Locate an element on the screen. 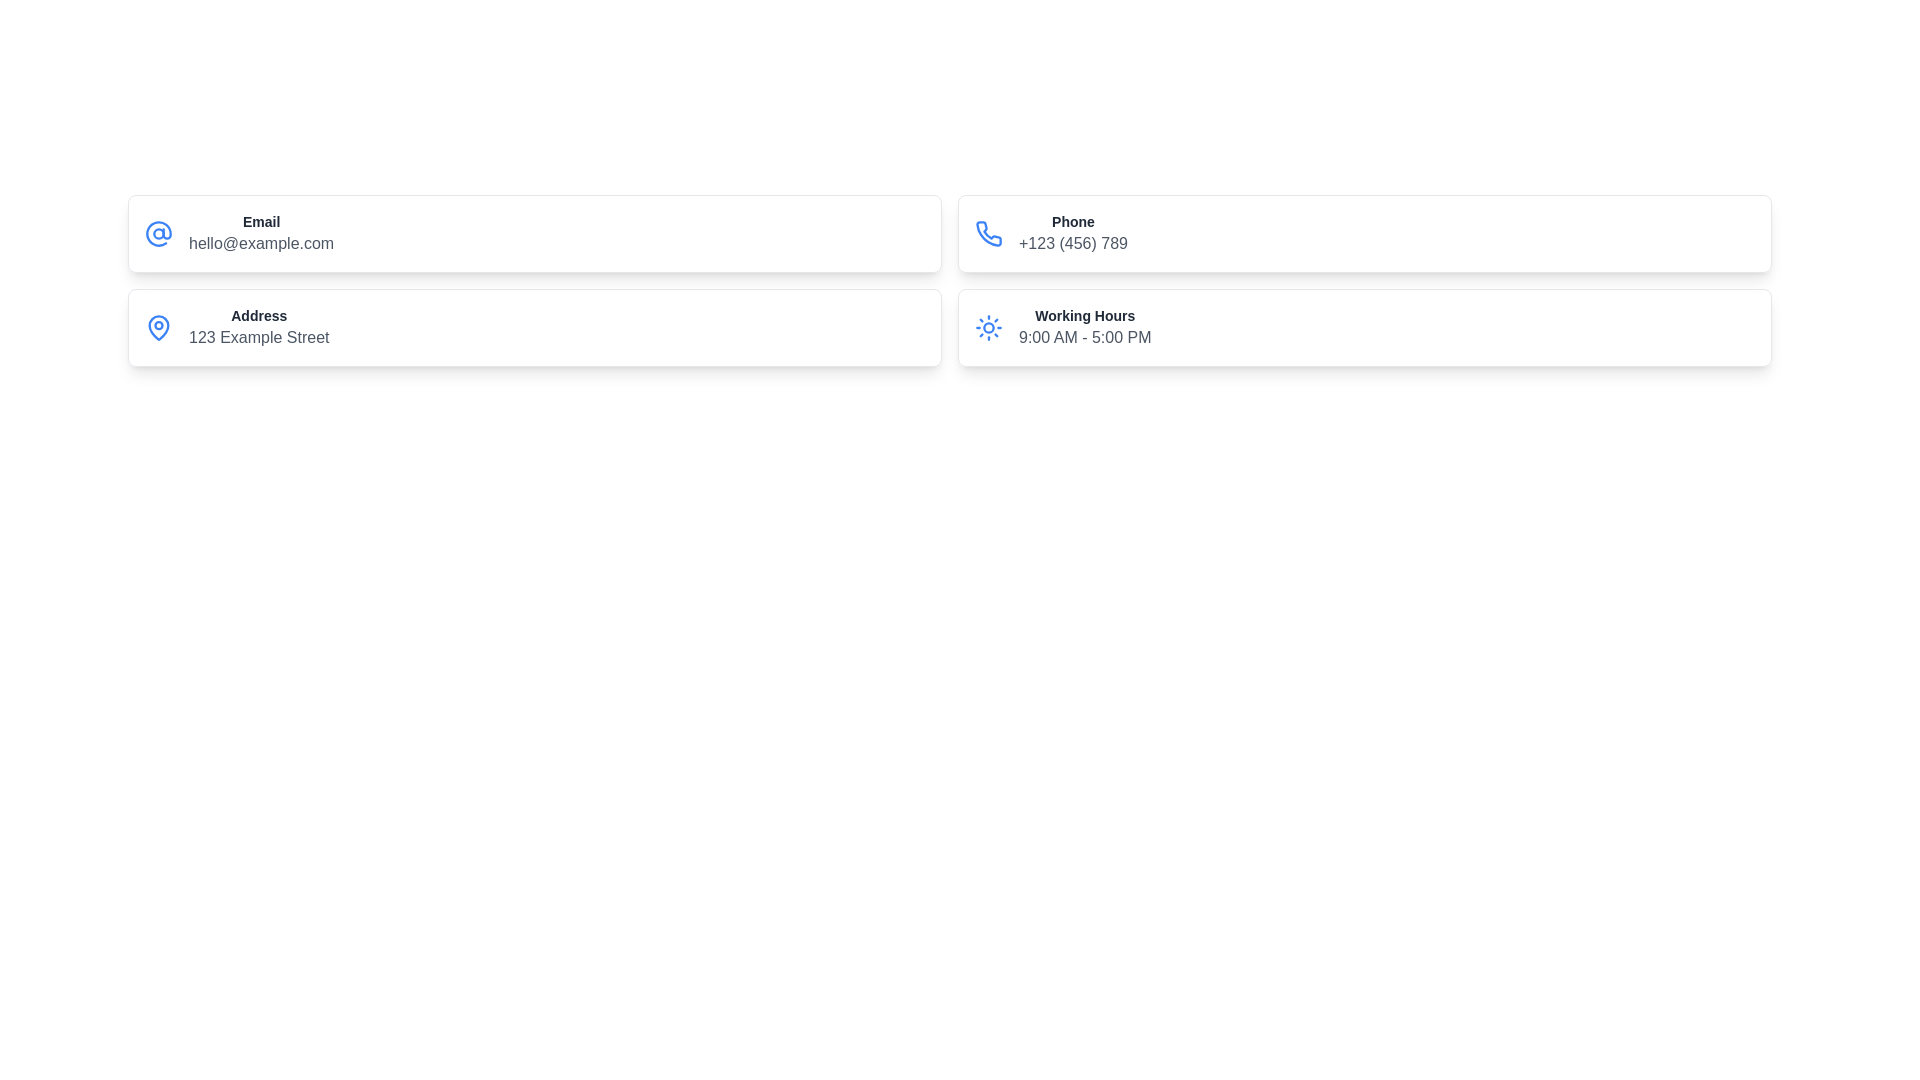 Image resolution: width=1920 pixels, height=1080 pixels. the 'Working Hours' text display element, which shows the hours '9:00 AM - 5:00 PM' below the heading, located in the bottom-right section of the layout is located at coordinates (1084, 326).